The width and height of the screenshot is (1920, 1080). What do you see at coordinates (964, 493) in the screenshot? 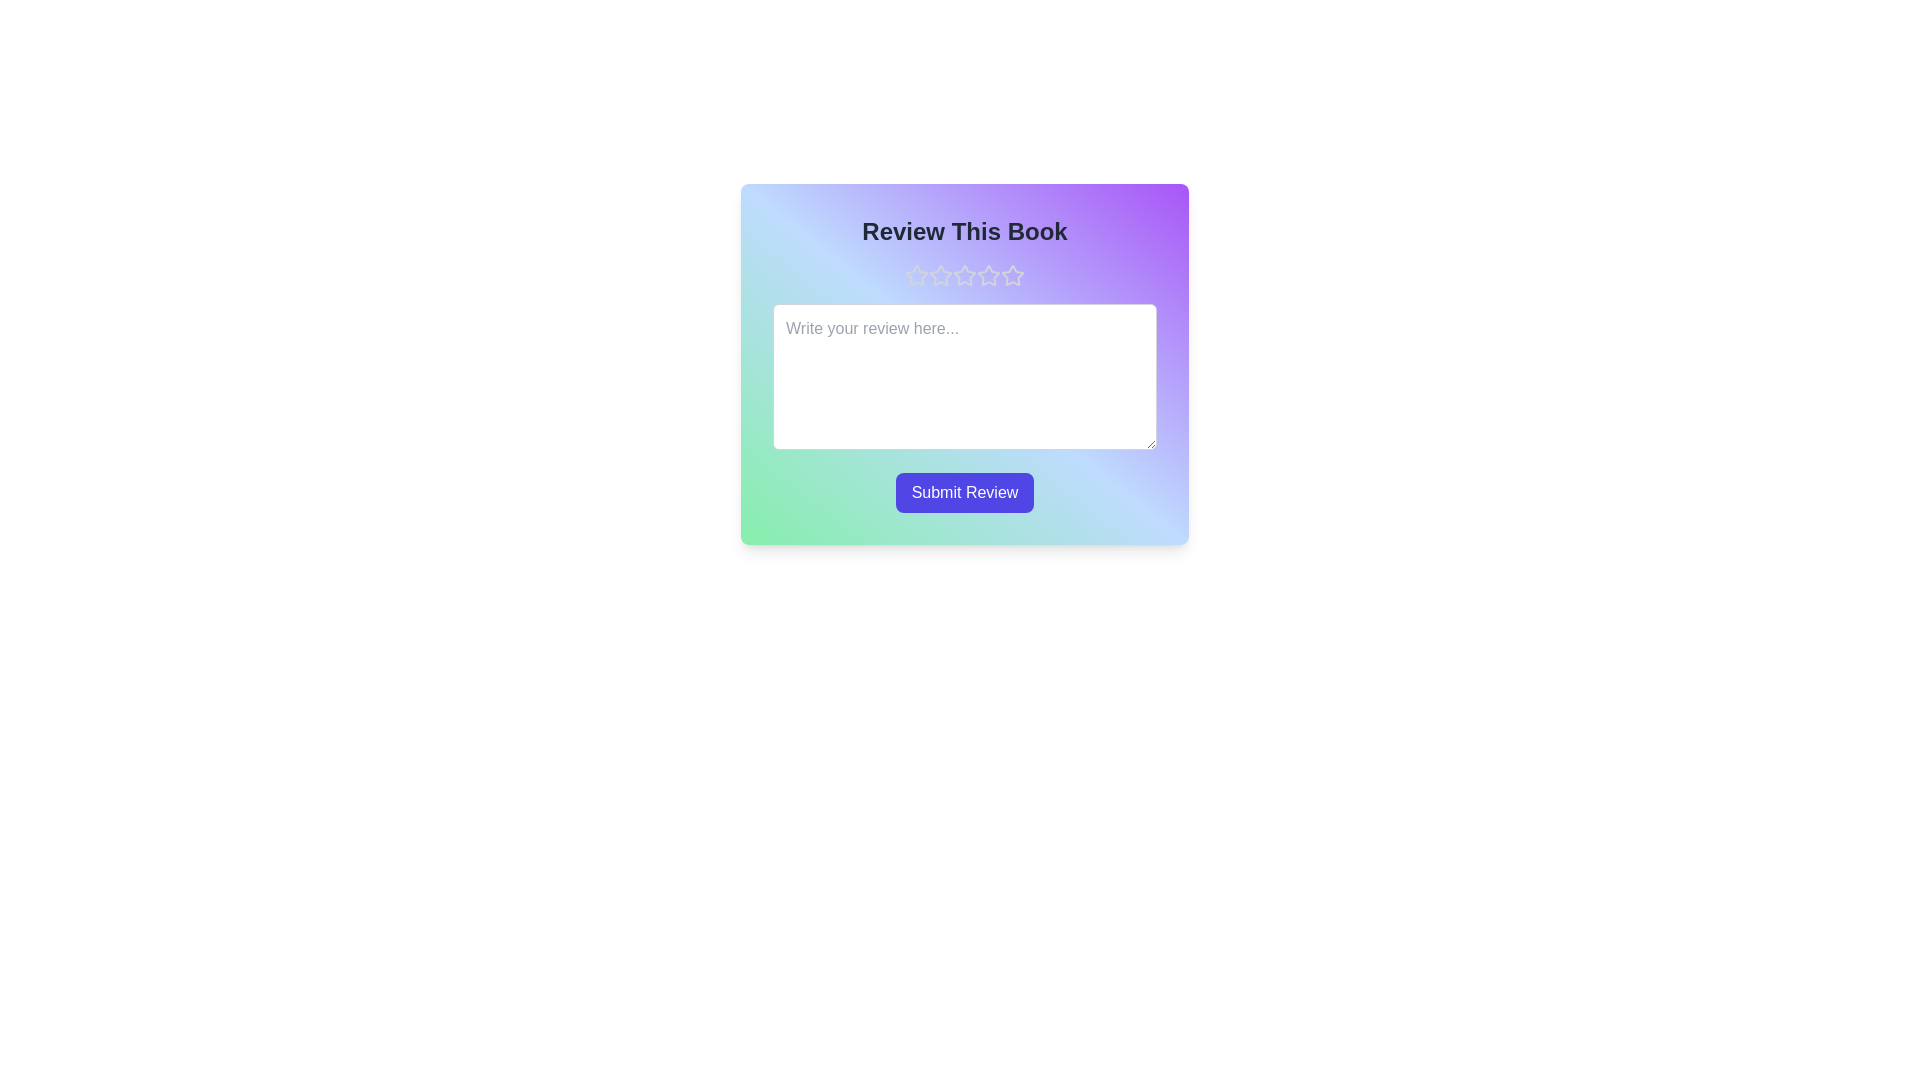
I see `the 'Submit Review' button` at bounding box center [964, 493].